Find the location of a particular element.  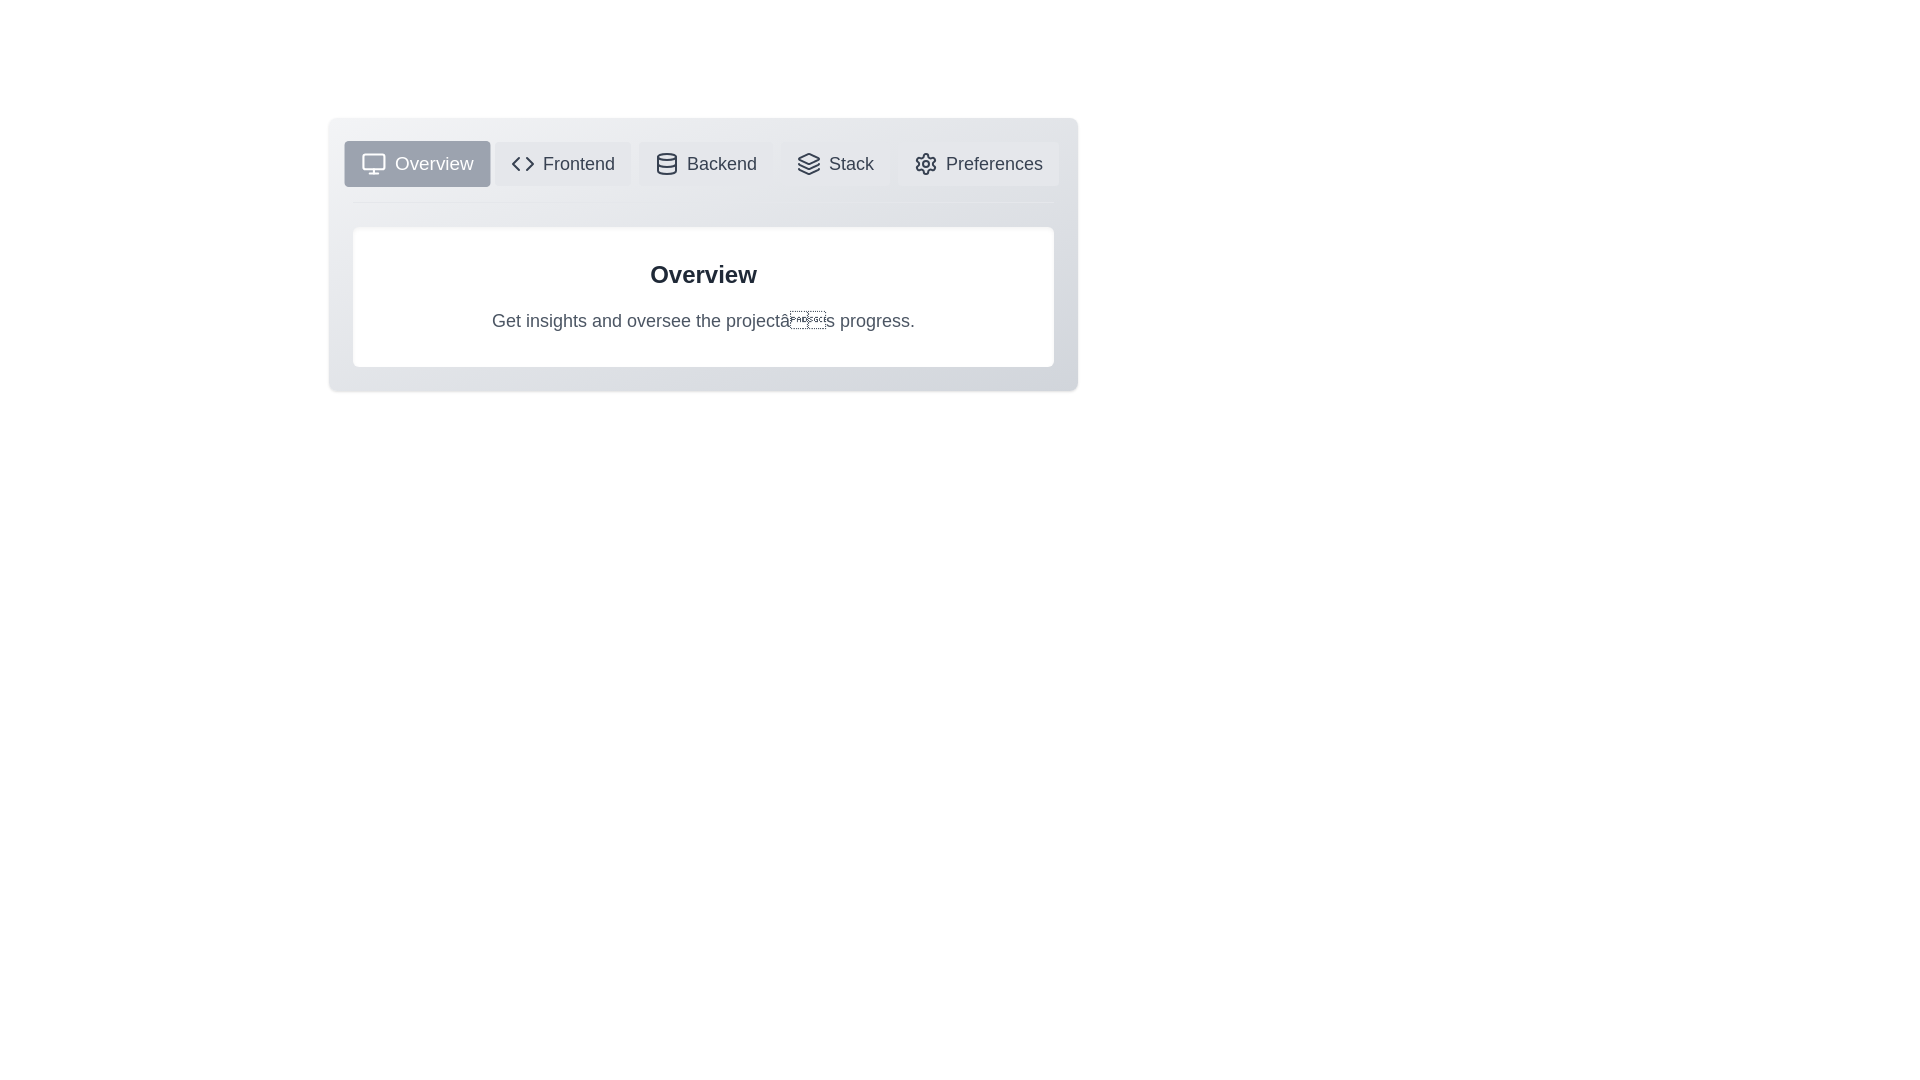

the Frontend tab is located at coordinates (560, 163).